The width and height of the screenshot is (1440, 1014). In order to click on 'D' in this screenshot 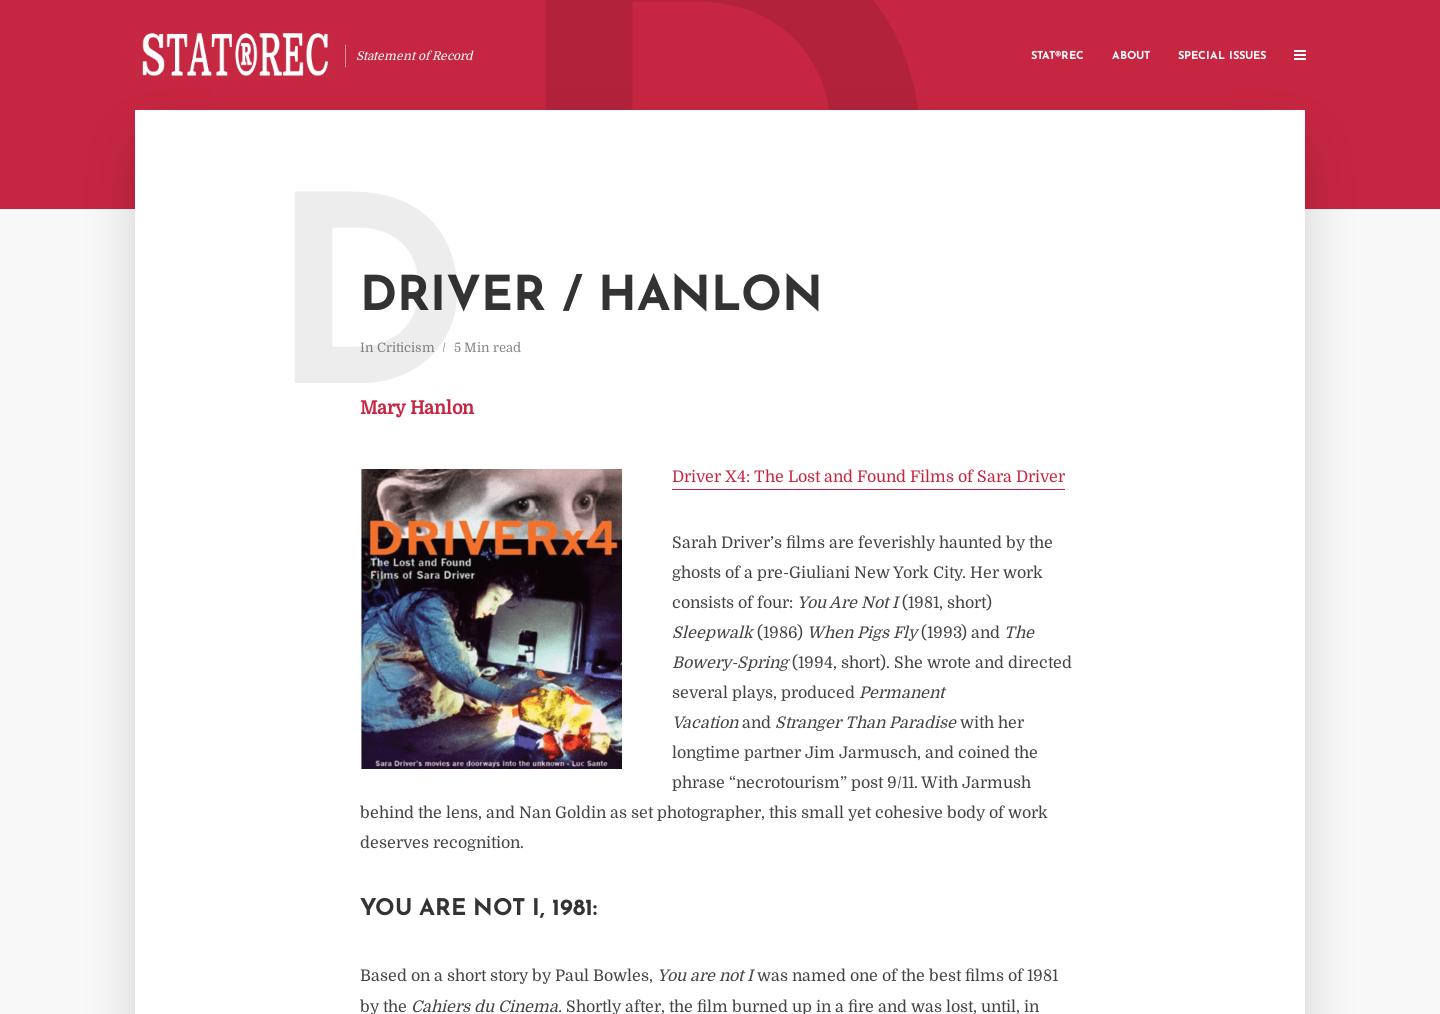, I will do `click(368, 316)`.